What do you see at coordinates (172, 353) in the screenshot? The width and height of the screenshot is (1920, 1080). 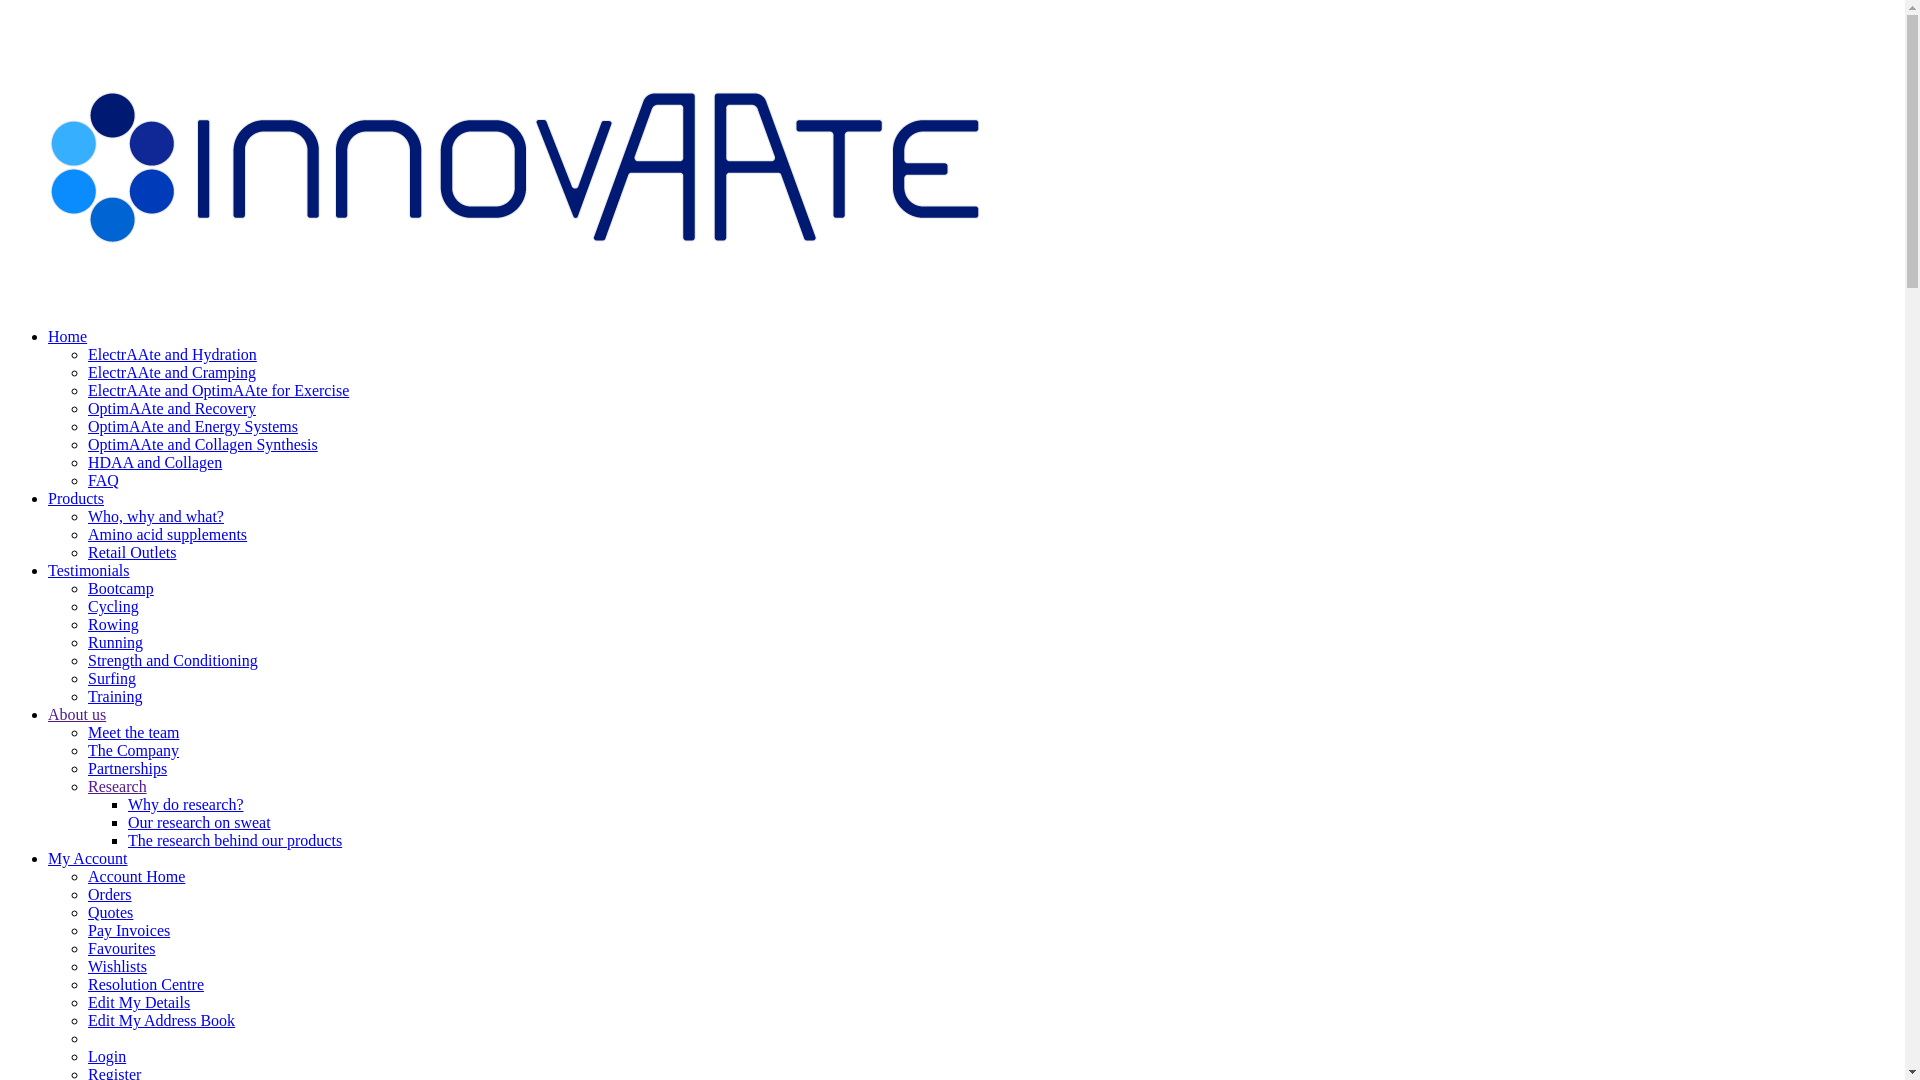 I see `'ElectrAAte and Hydration'` at bounding box center [172, 353].